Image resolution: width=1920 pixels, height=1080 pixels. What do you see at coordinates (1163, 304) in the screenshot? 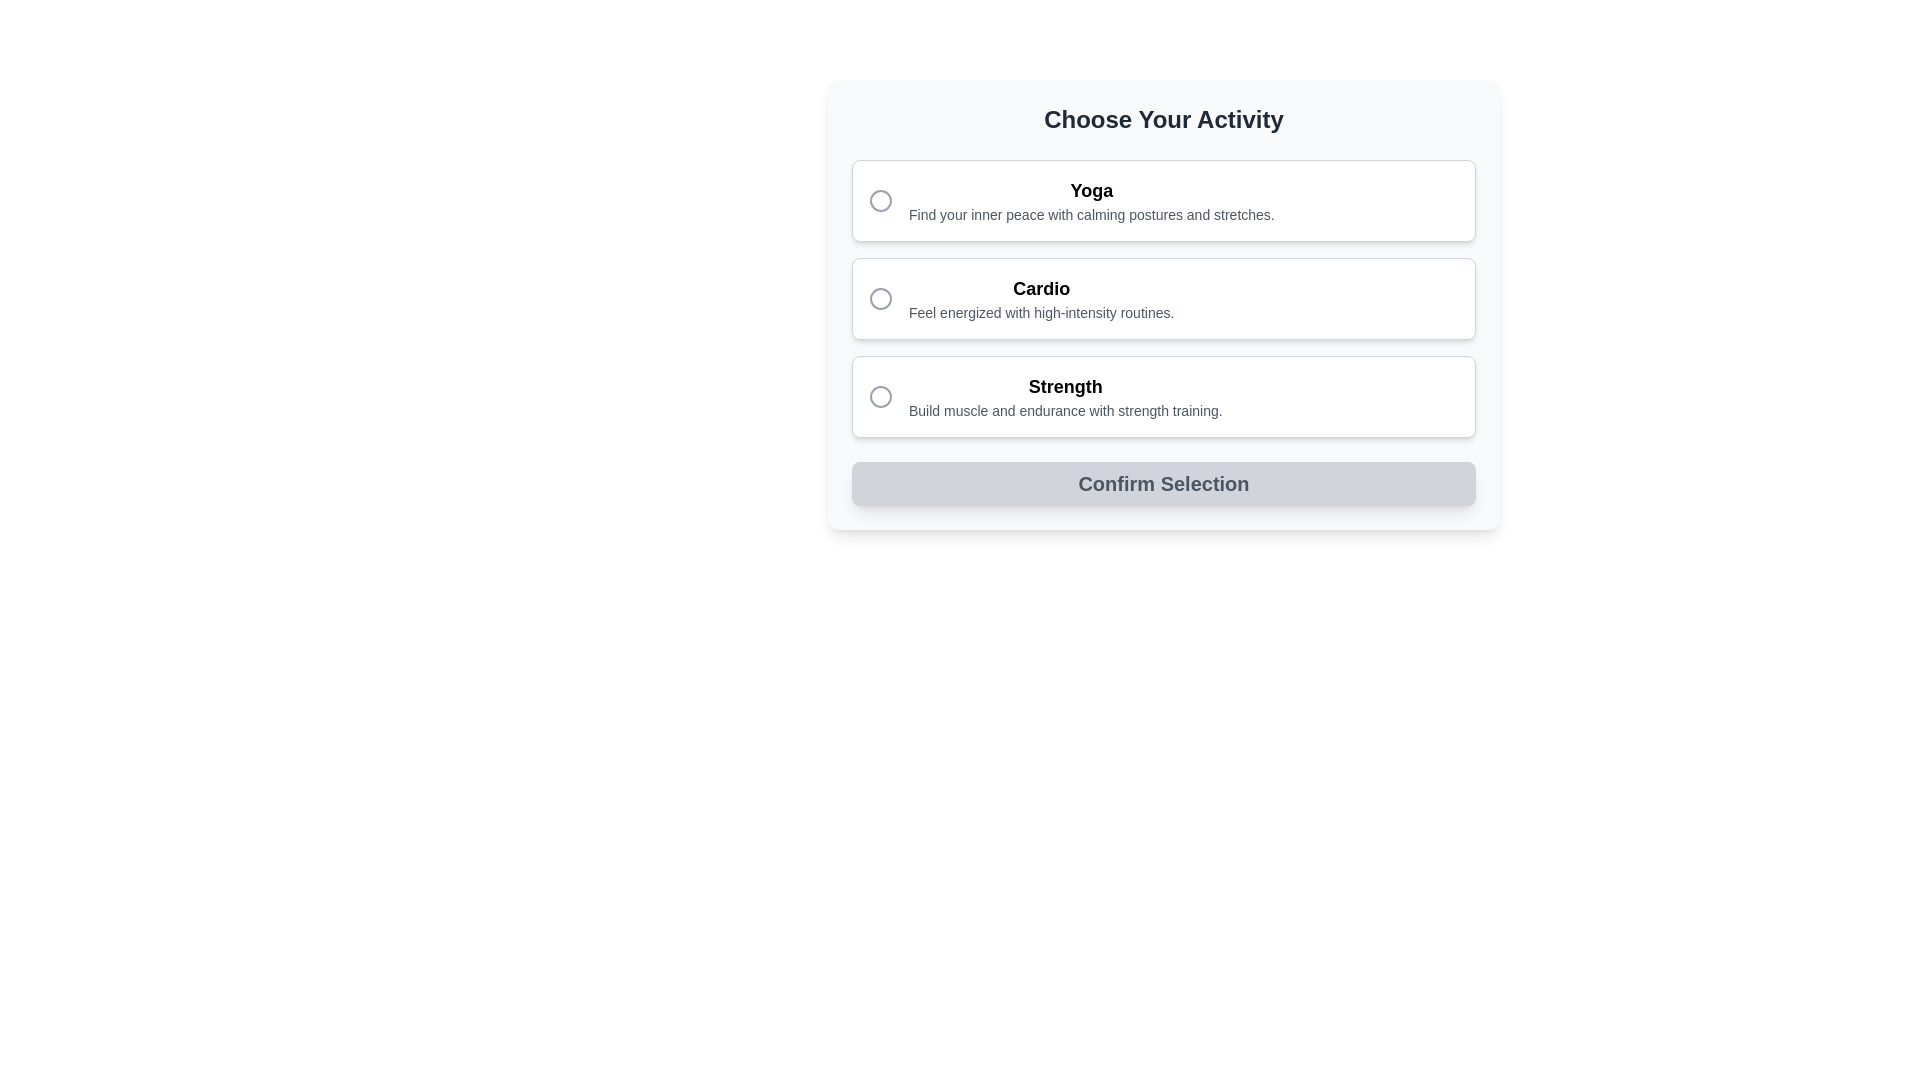
I see `the radio button options in the Interactive Form Section to observe the visual effects` at bounding box center [1163, 304].